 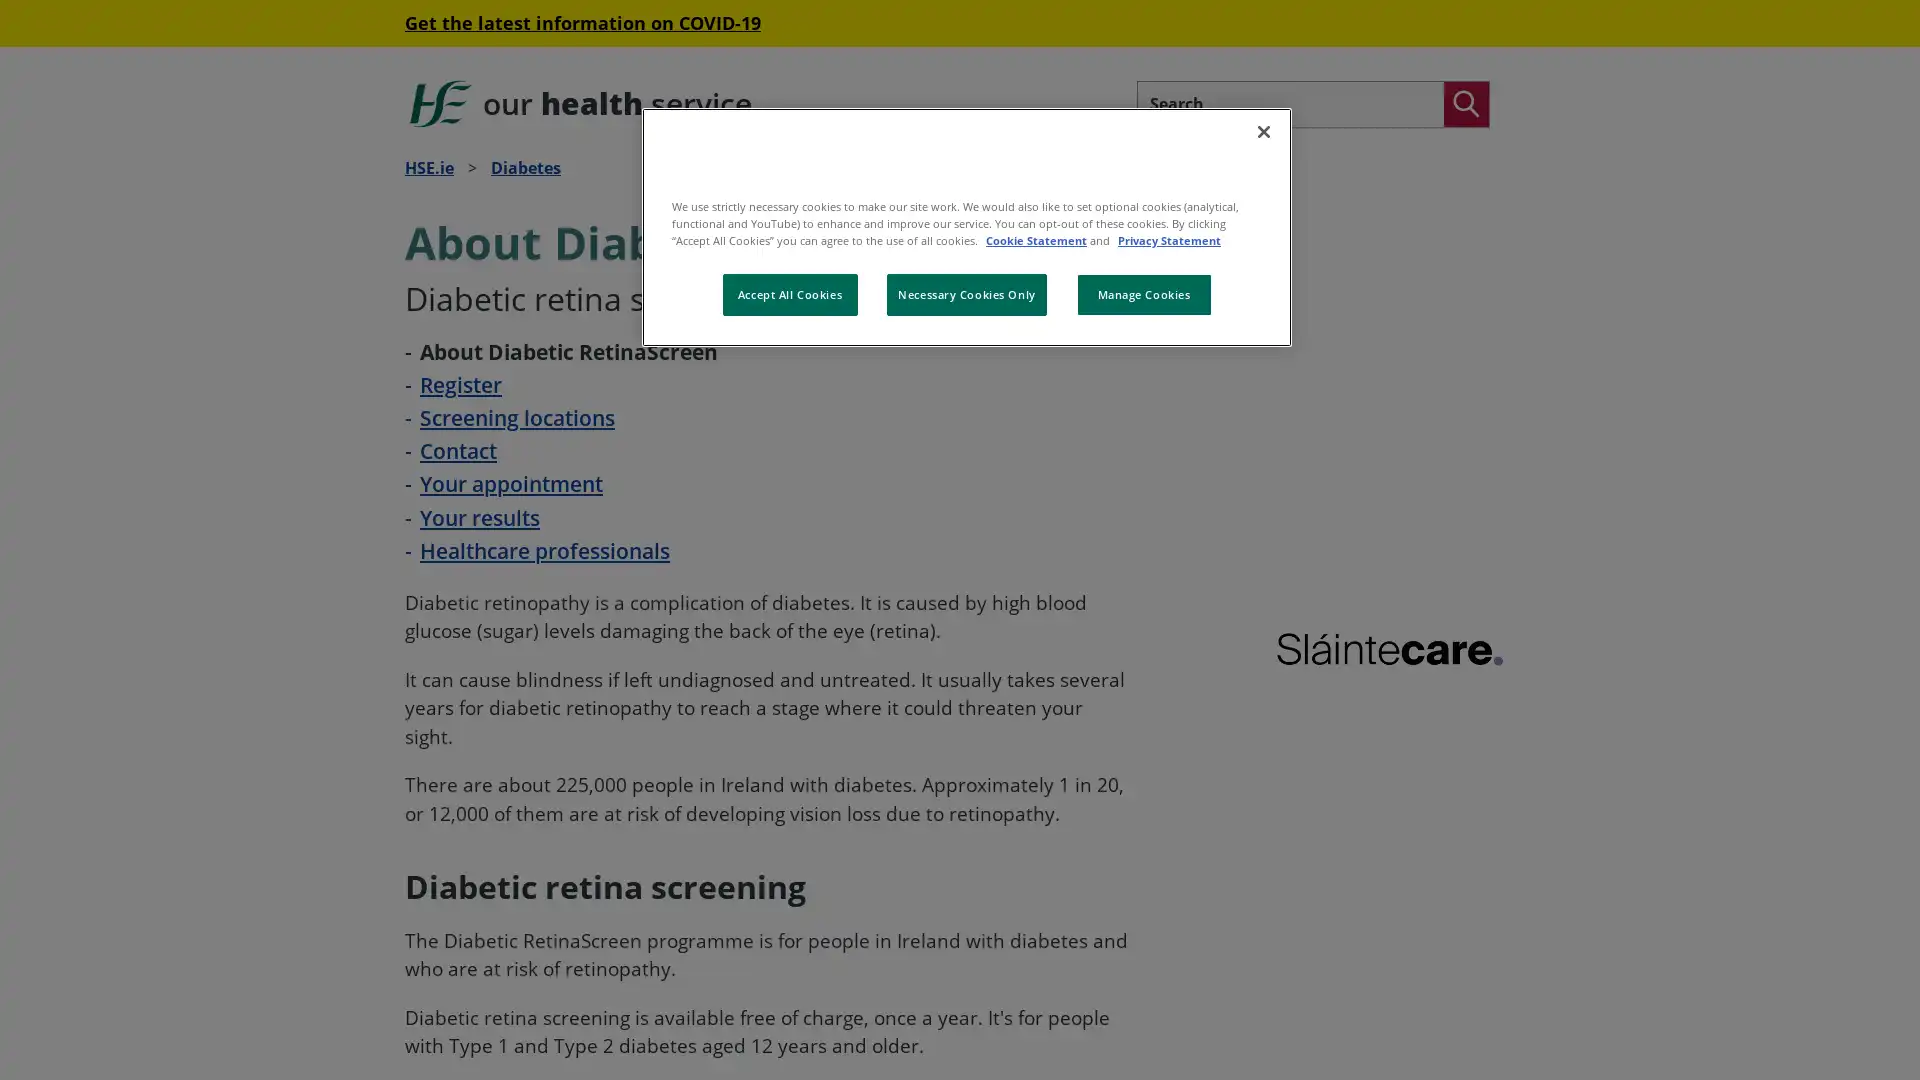 What do you see at coordinates (1466, 103) in the screenshot?
I see `Search` at bounding box center [1466, 103].